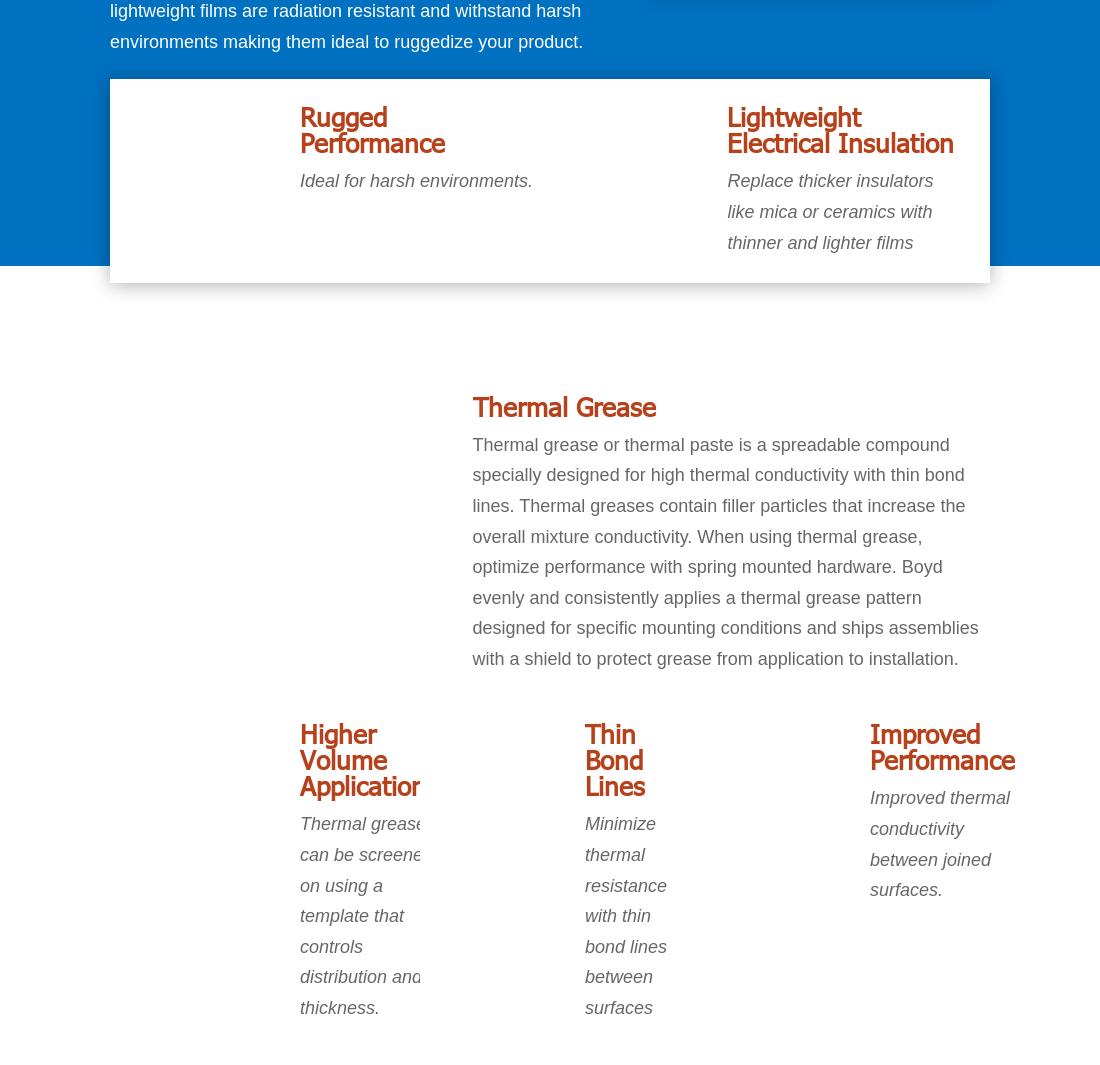  Describe the element at coordinates (828, 210) in the screenshot. I see `'Replace thicker insulators like mica or ceramics with thinner and lighter films'` at that location.